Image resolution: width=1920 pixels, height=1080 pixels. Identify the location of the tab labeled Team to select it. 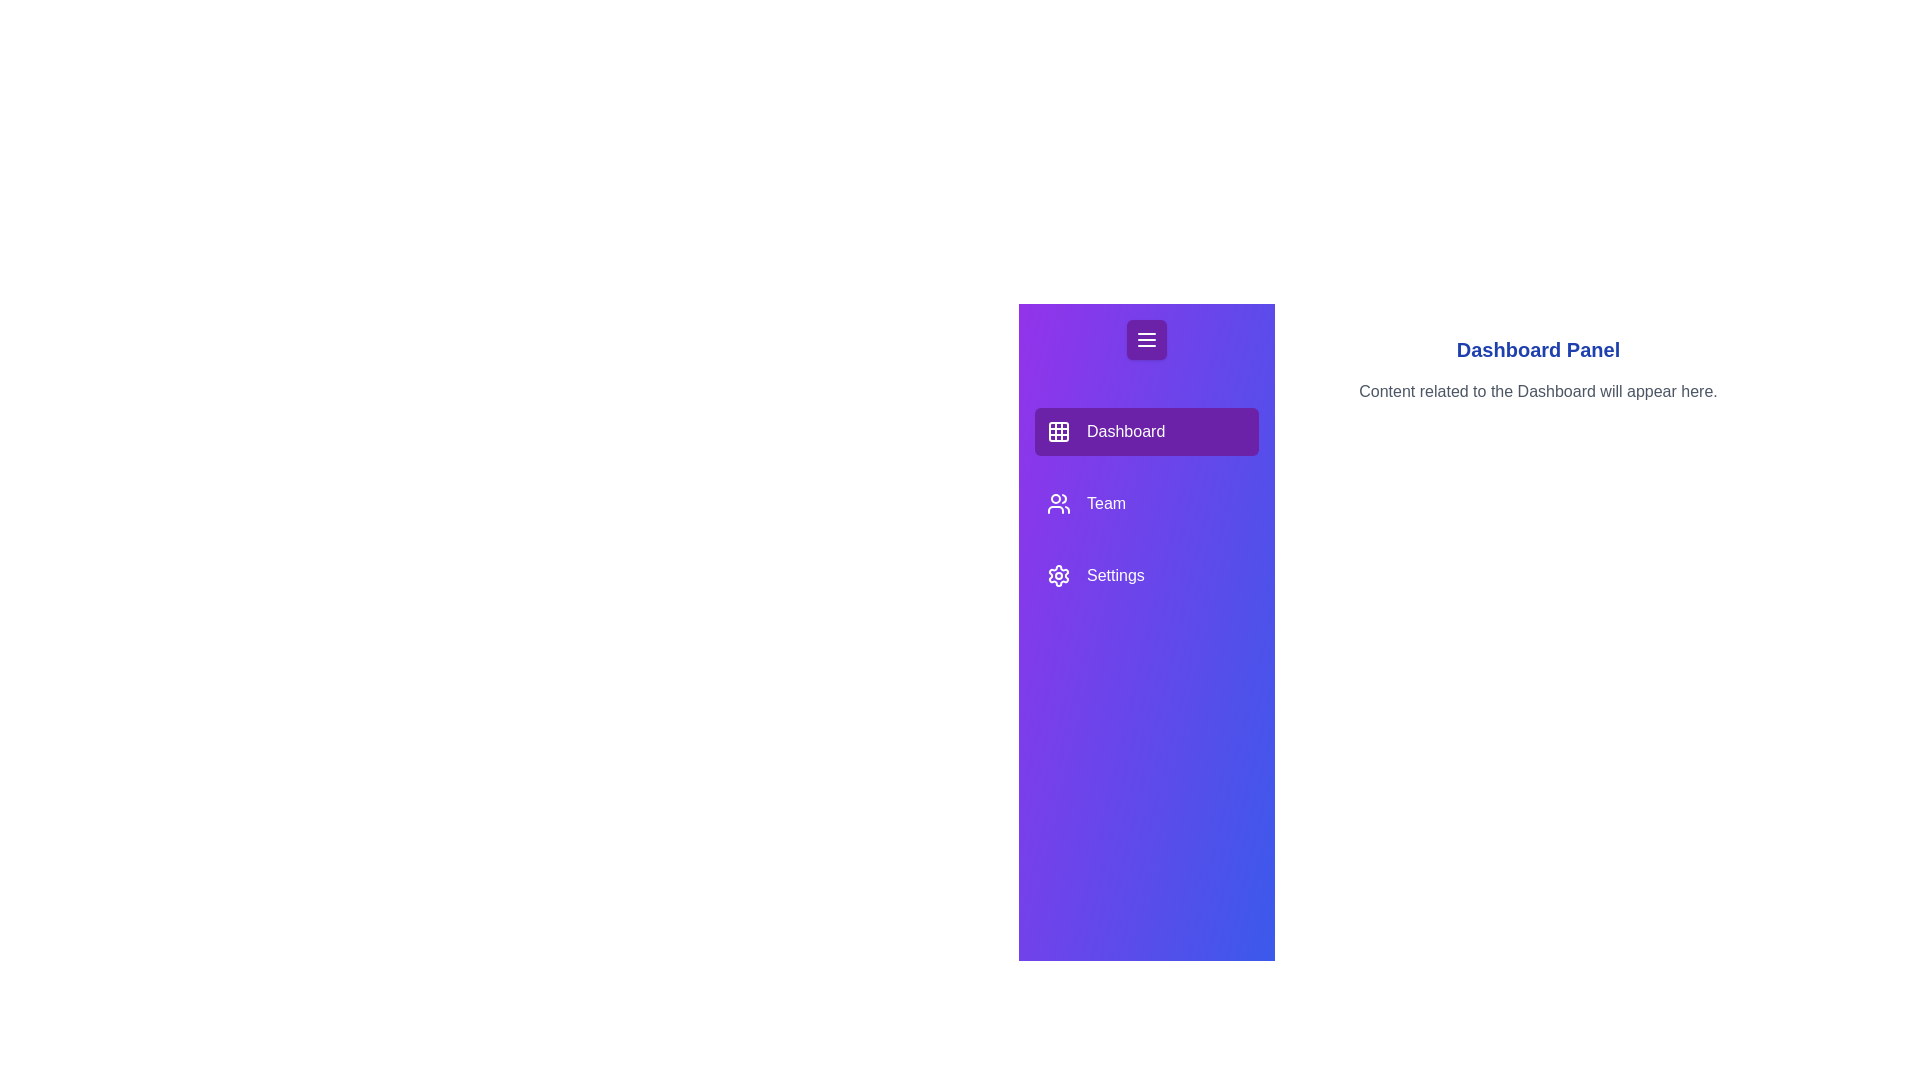
(1147, 503).